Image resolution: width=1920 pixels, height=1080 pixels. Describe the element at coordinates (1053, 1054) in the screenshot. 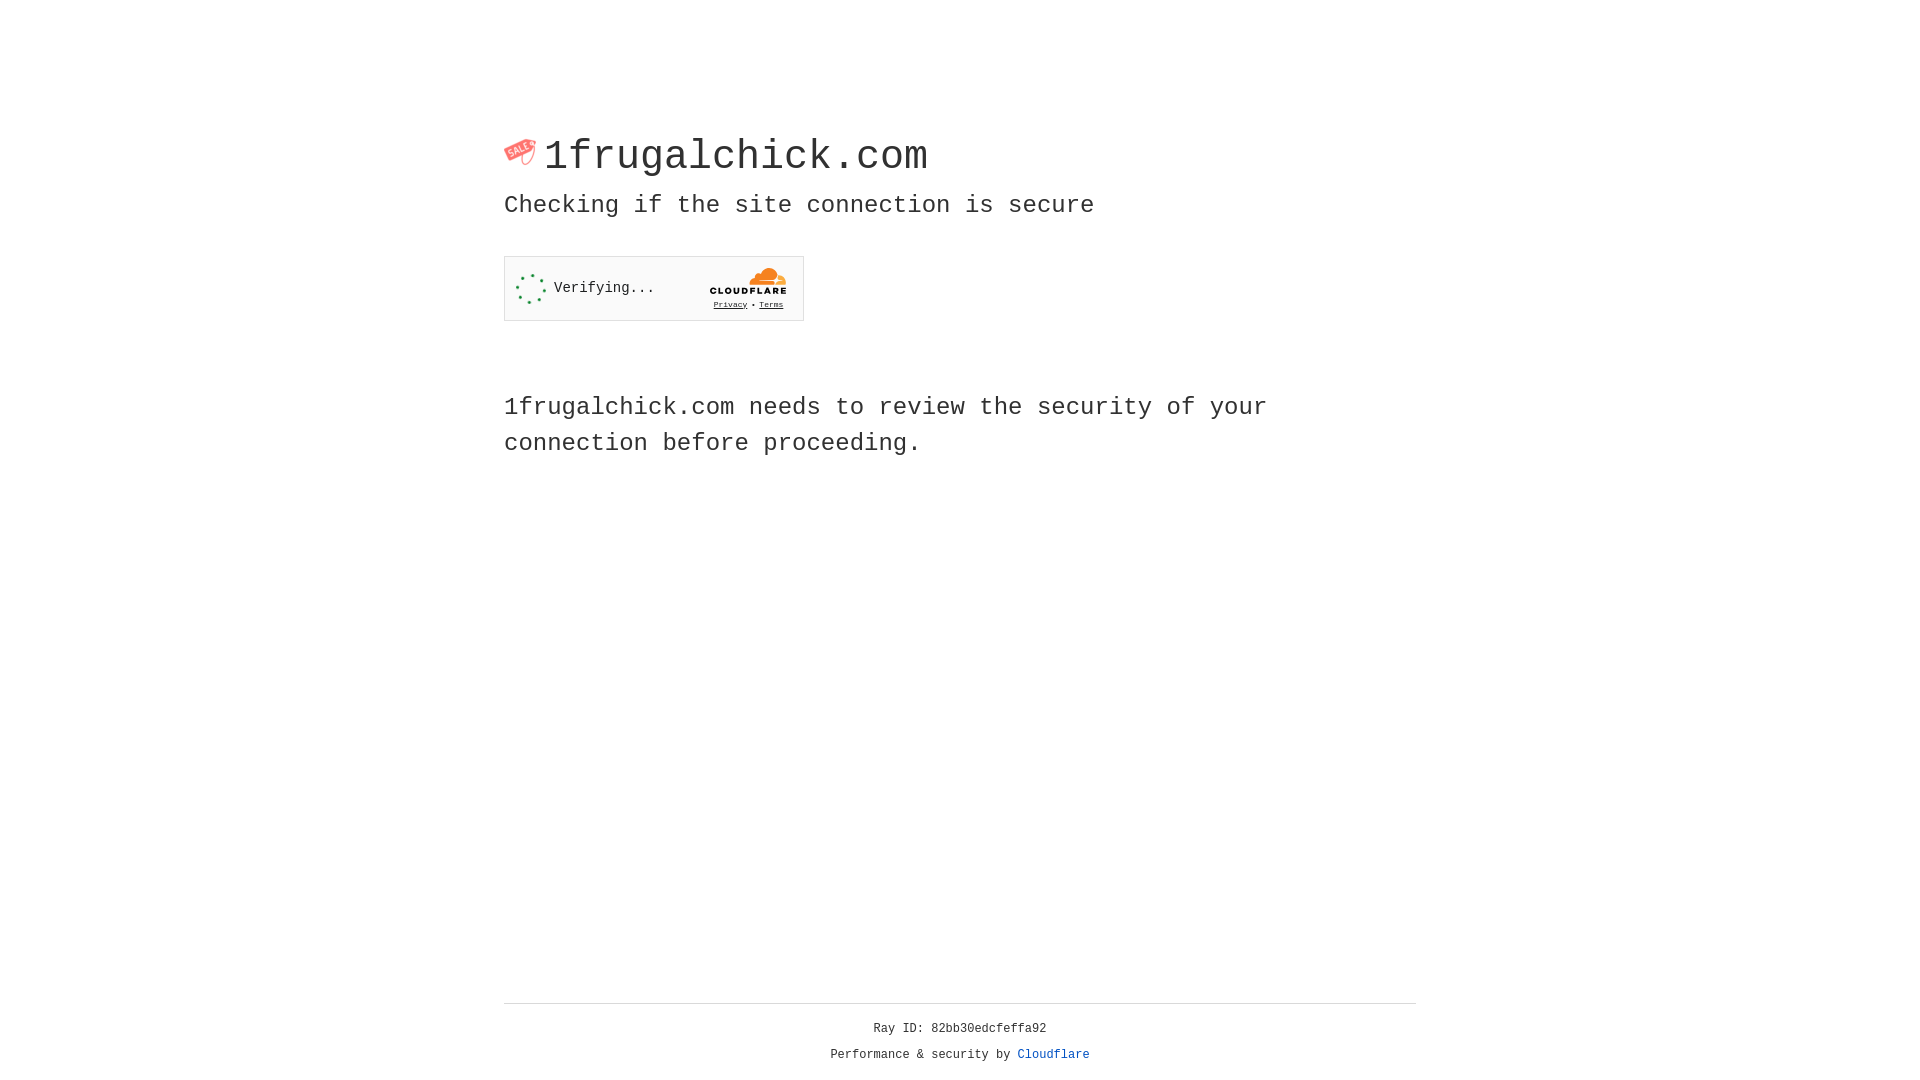

I see `'Cloudflare'` at that location.